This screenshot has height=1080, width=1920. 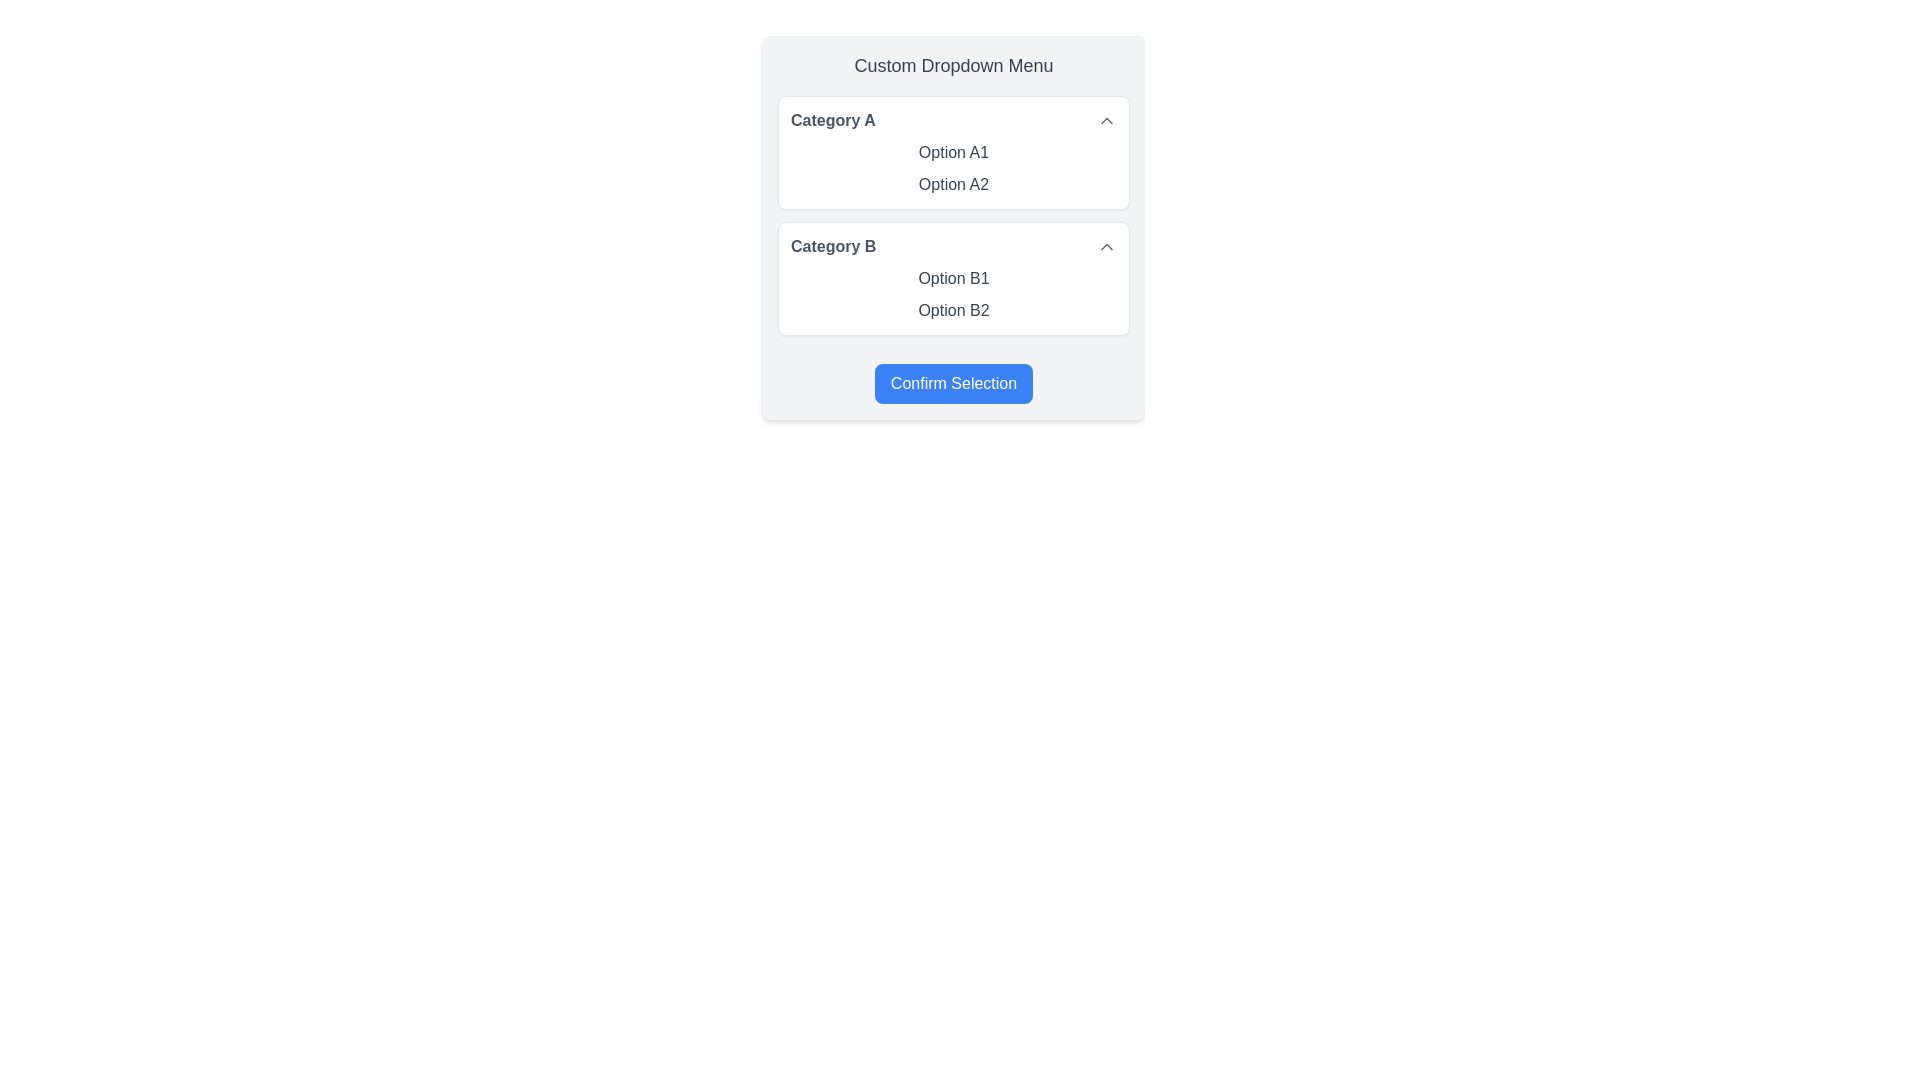 I want to click on the text label 'Category B' which is styled in bold and muted gray, serving as a header in the dropdown menu for related options, so click(x=833, y=245).